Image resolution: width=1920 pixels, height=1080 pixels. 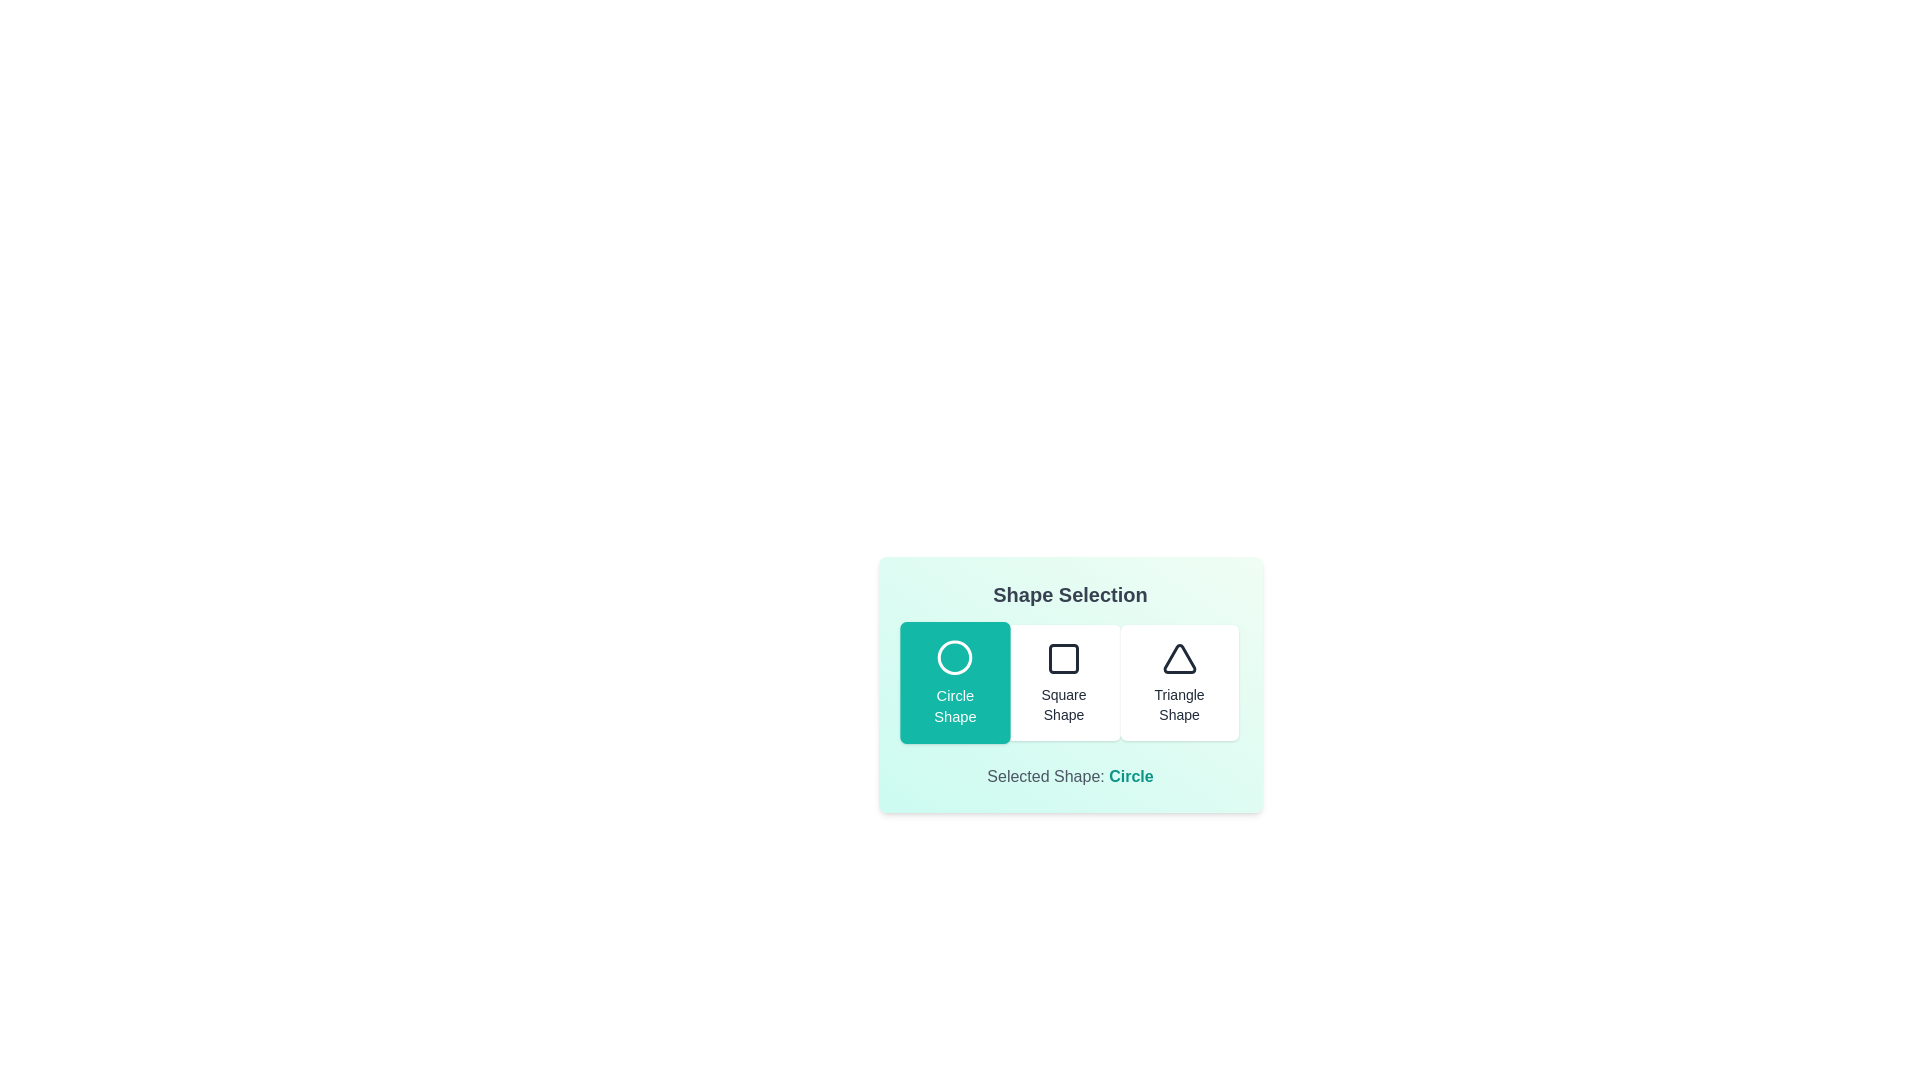 What do you see at coordinates (953, 681) in the screenshot?
I see `the circle button to observe its hover effect` at bounding box center [953, 681].